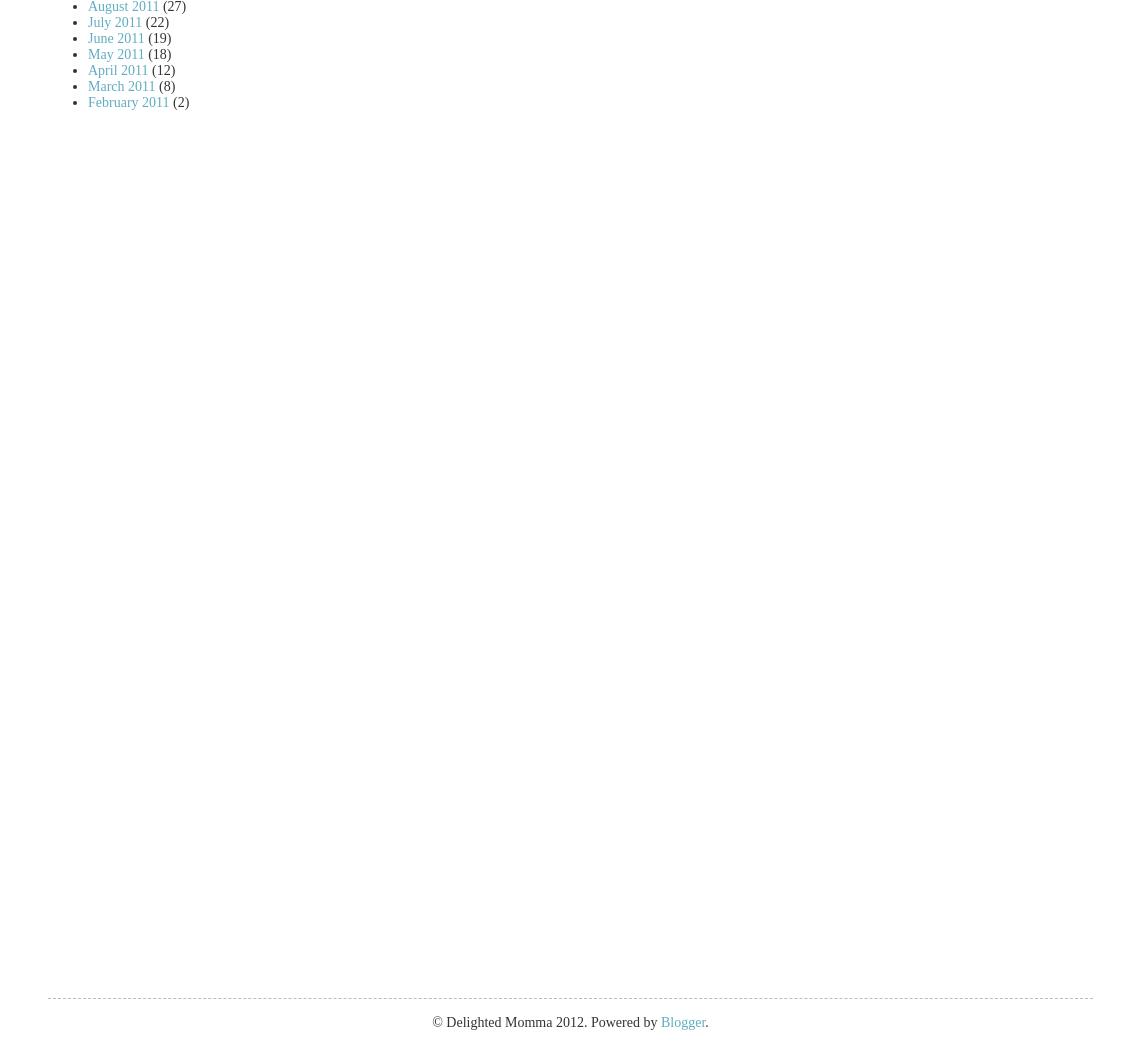 This screenshot has height=1046, width=1133. Describe the element at coordinates (127, 101) in the screenshot. I see `'February 2011'` at that location.